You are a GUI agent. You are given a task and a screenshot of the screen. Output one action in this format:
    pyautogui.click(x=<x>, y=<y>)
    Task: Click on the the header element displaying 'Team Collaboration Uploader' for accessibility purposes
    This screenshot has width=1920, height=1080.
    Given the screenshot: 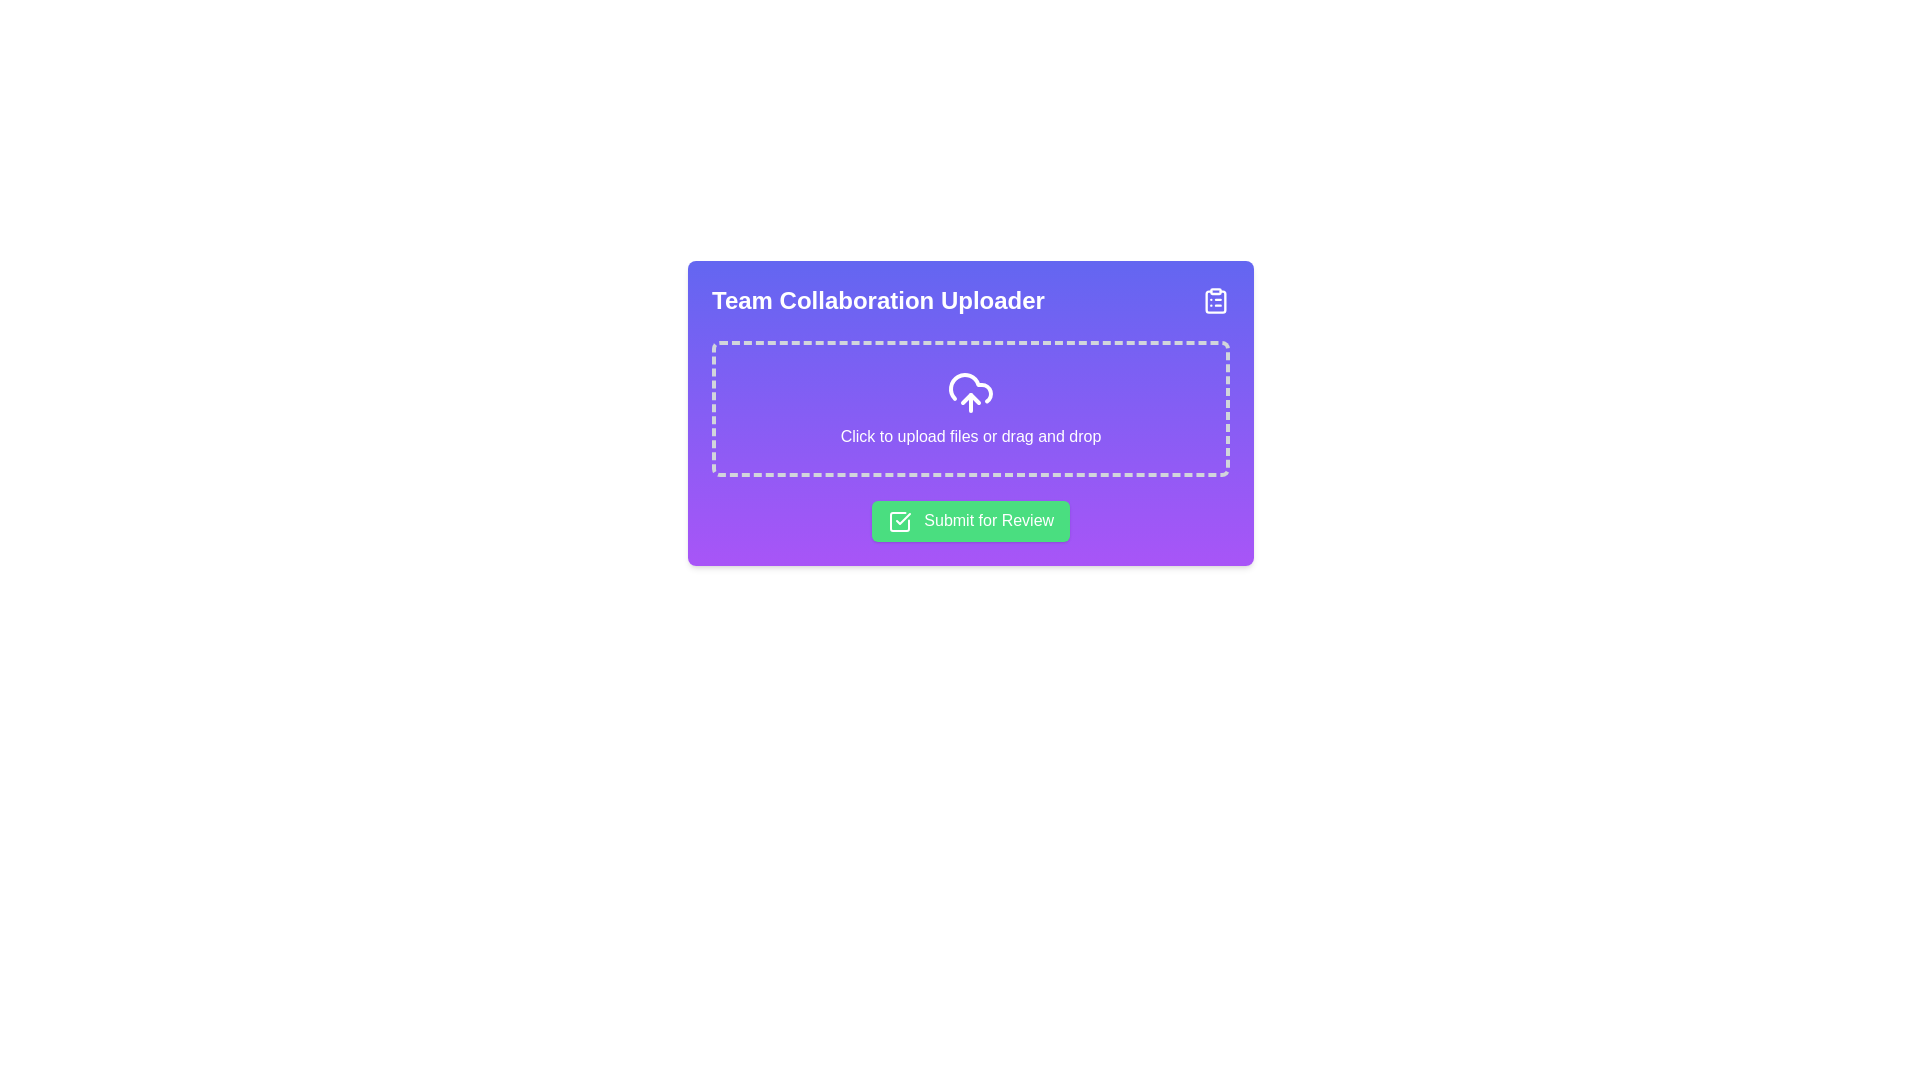 What is the action you would take?
    pyautogui.click(x=970, y=300)
    